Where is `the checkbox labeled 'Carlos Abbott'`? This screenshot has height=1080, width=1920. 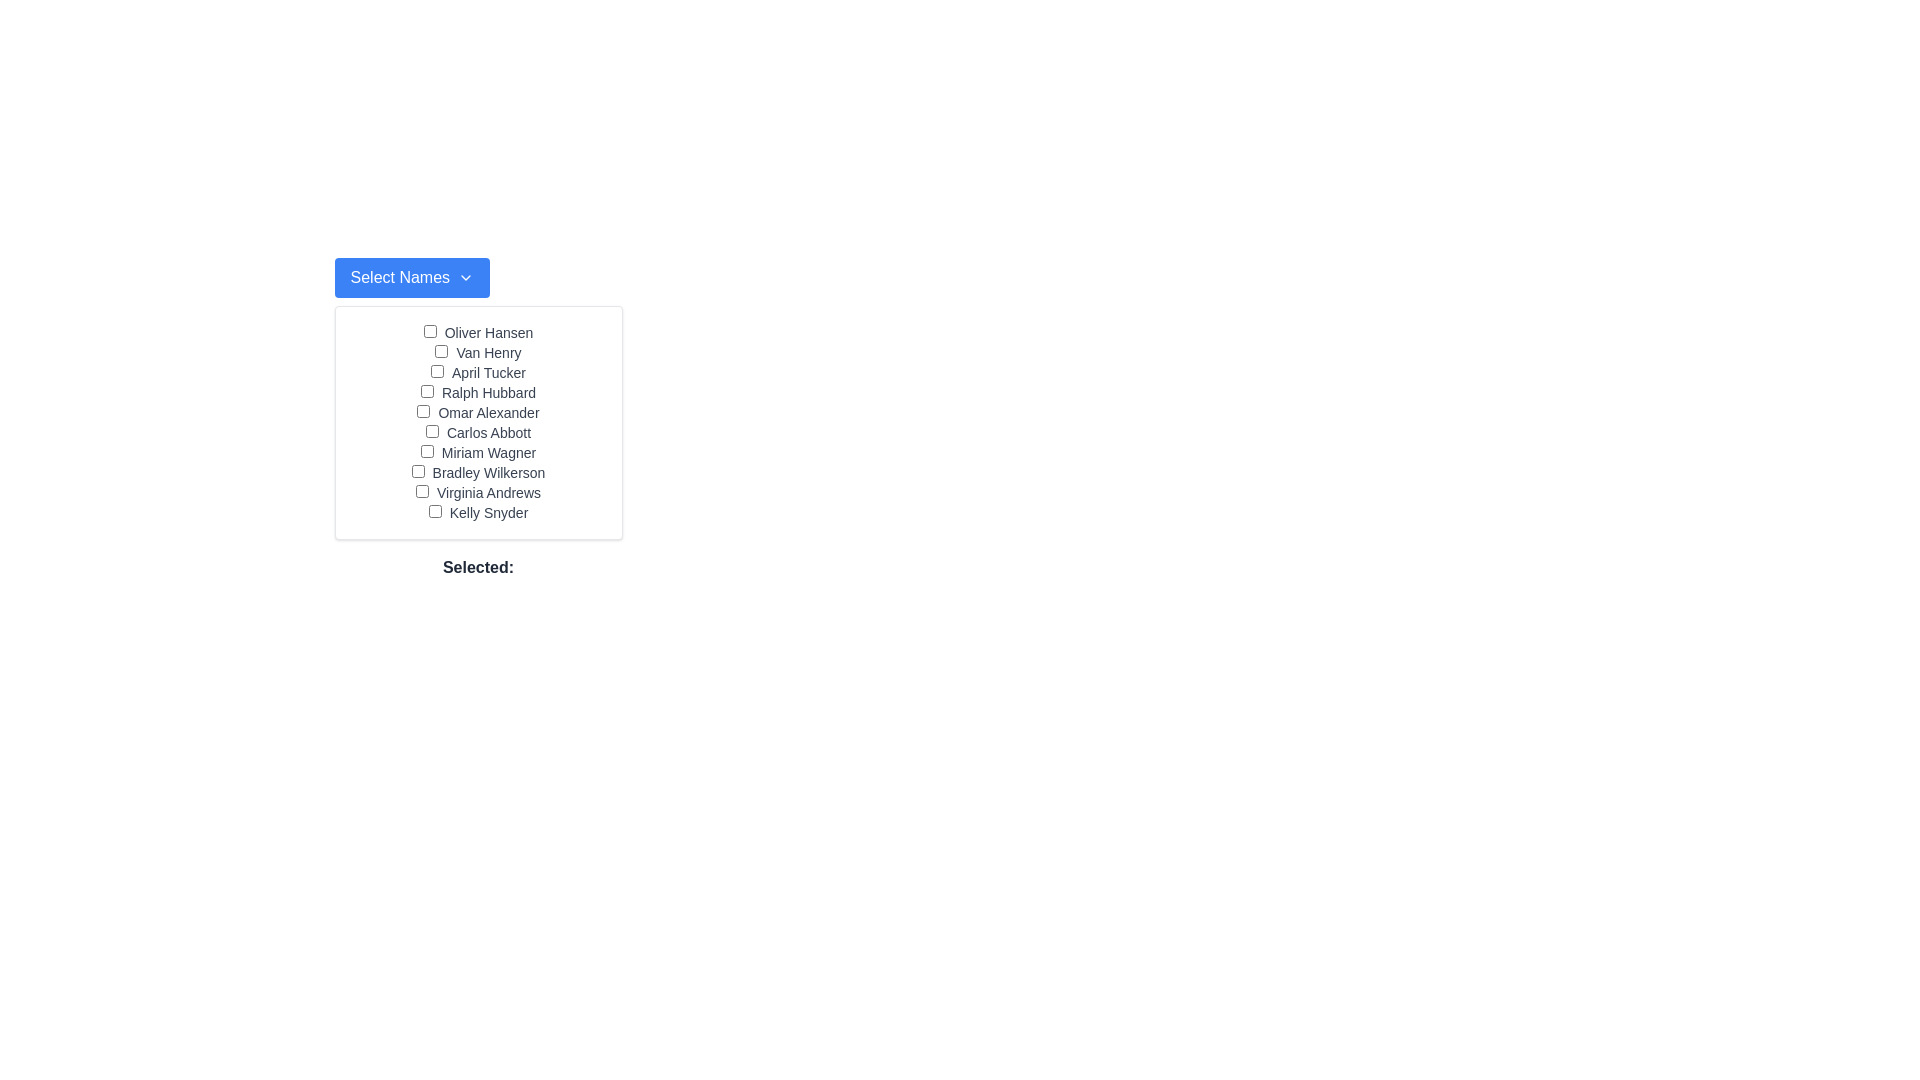
the checkbox labeled 'Carlos Abbott' is located at coordinates (477, 431).